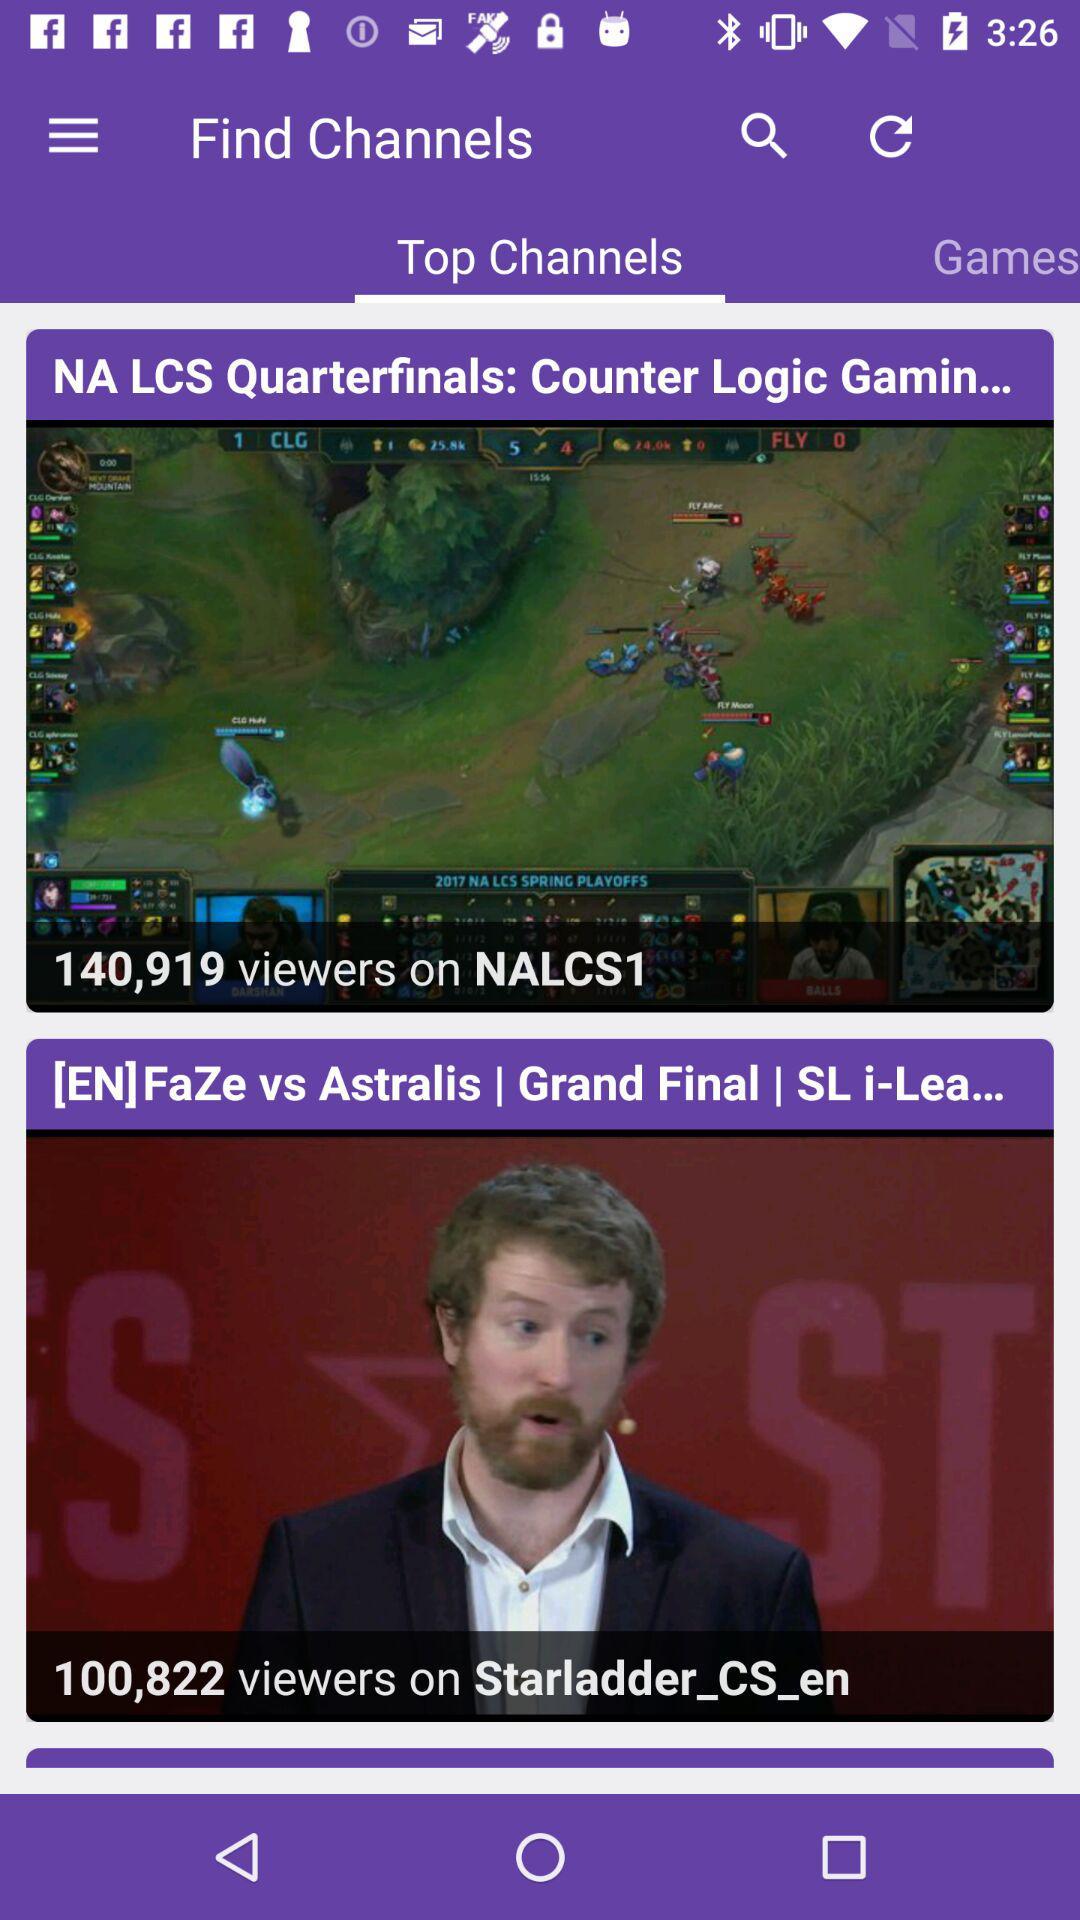 The width and height of the screenshot is (1080, 1920). Describe the element at coordinates (540, 671) in the screenshot. I see `first image along with the text at top and bottom` at that location.